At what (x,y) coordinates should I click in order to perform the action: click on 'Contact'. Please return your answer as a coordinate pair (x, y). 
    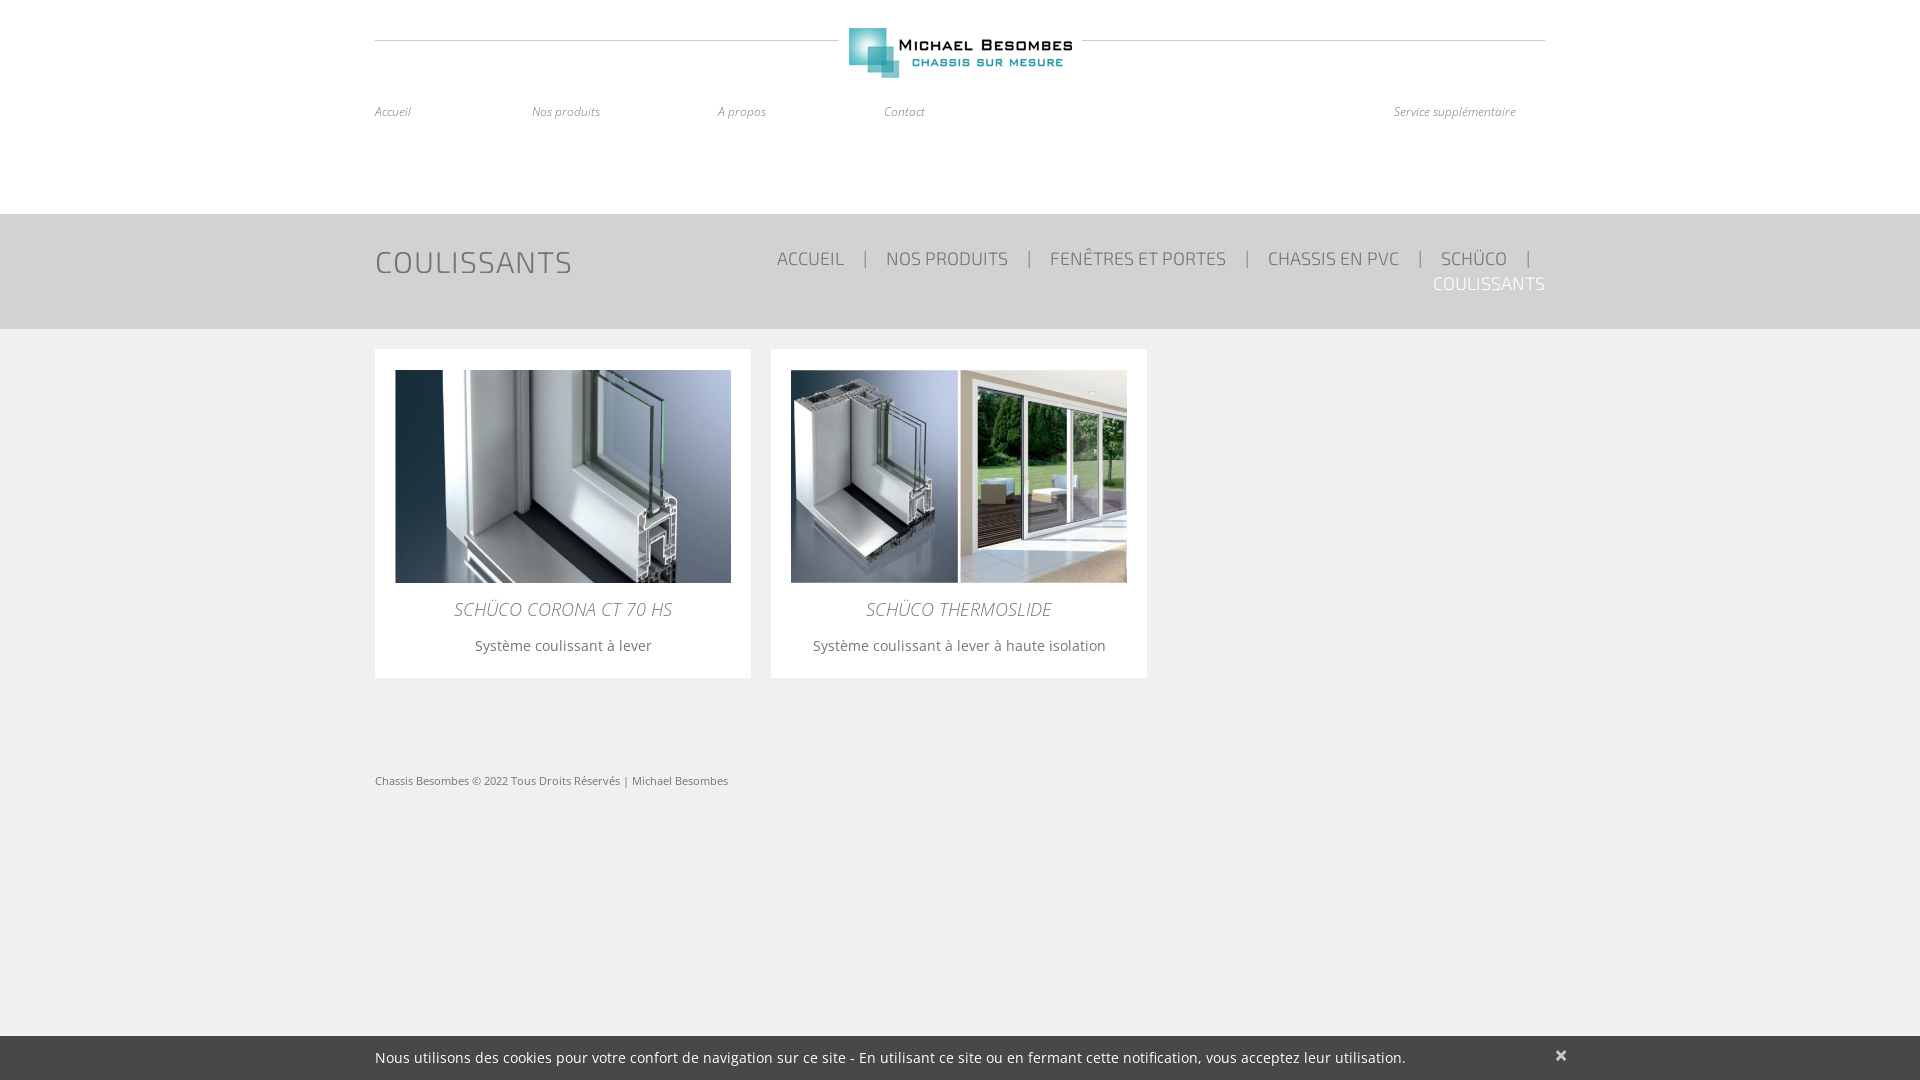
    Looking at the image, I should click on (903, 111).